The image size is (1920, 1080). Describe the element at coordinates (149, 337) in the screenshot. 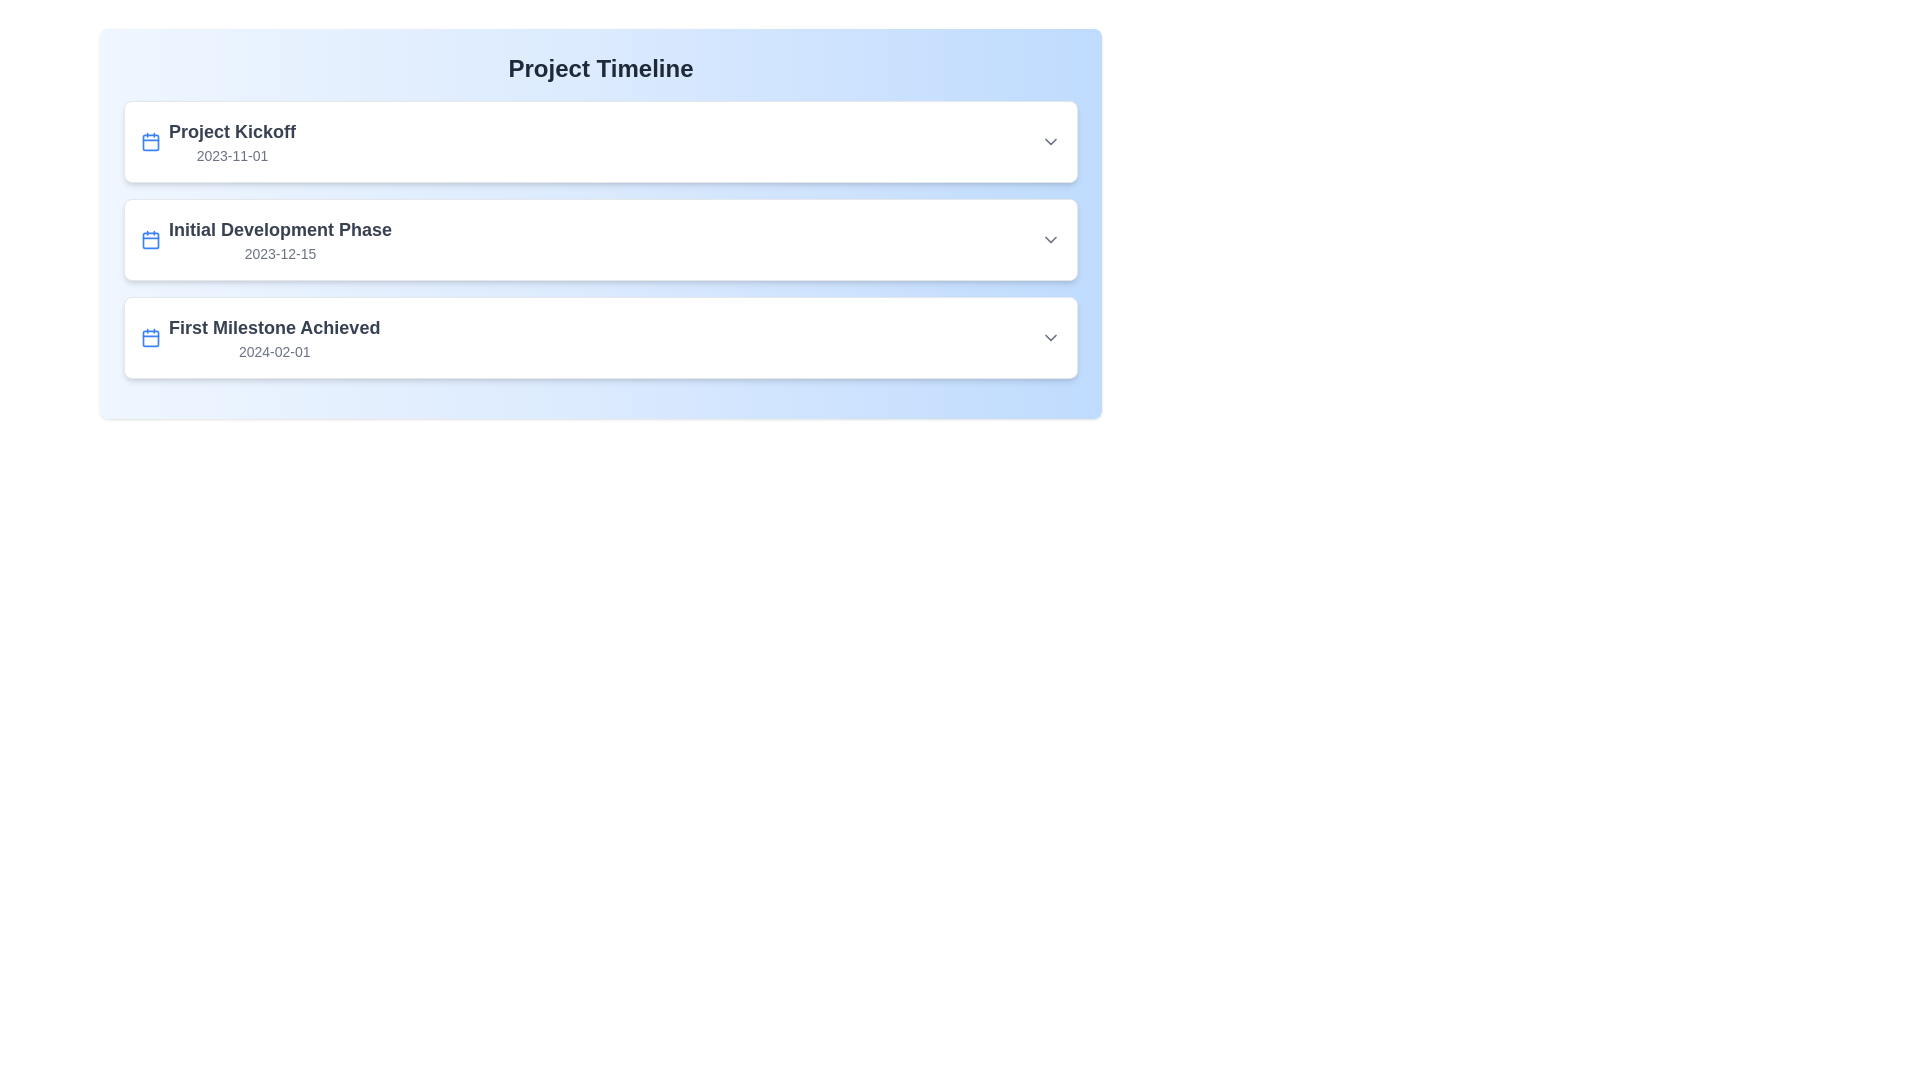

I see `the rounded rectangle element that is part of the calendar icon for the first milestone achieved on 2024-02-01, located to the left of the milestone's label text` at that location.